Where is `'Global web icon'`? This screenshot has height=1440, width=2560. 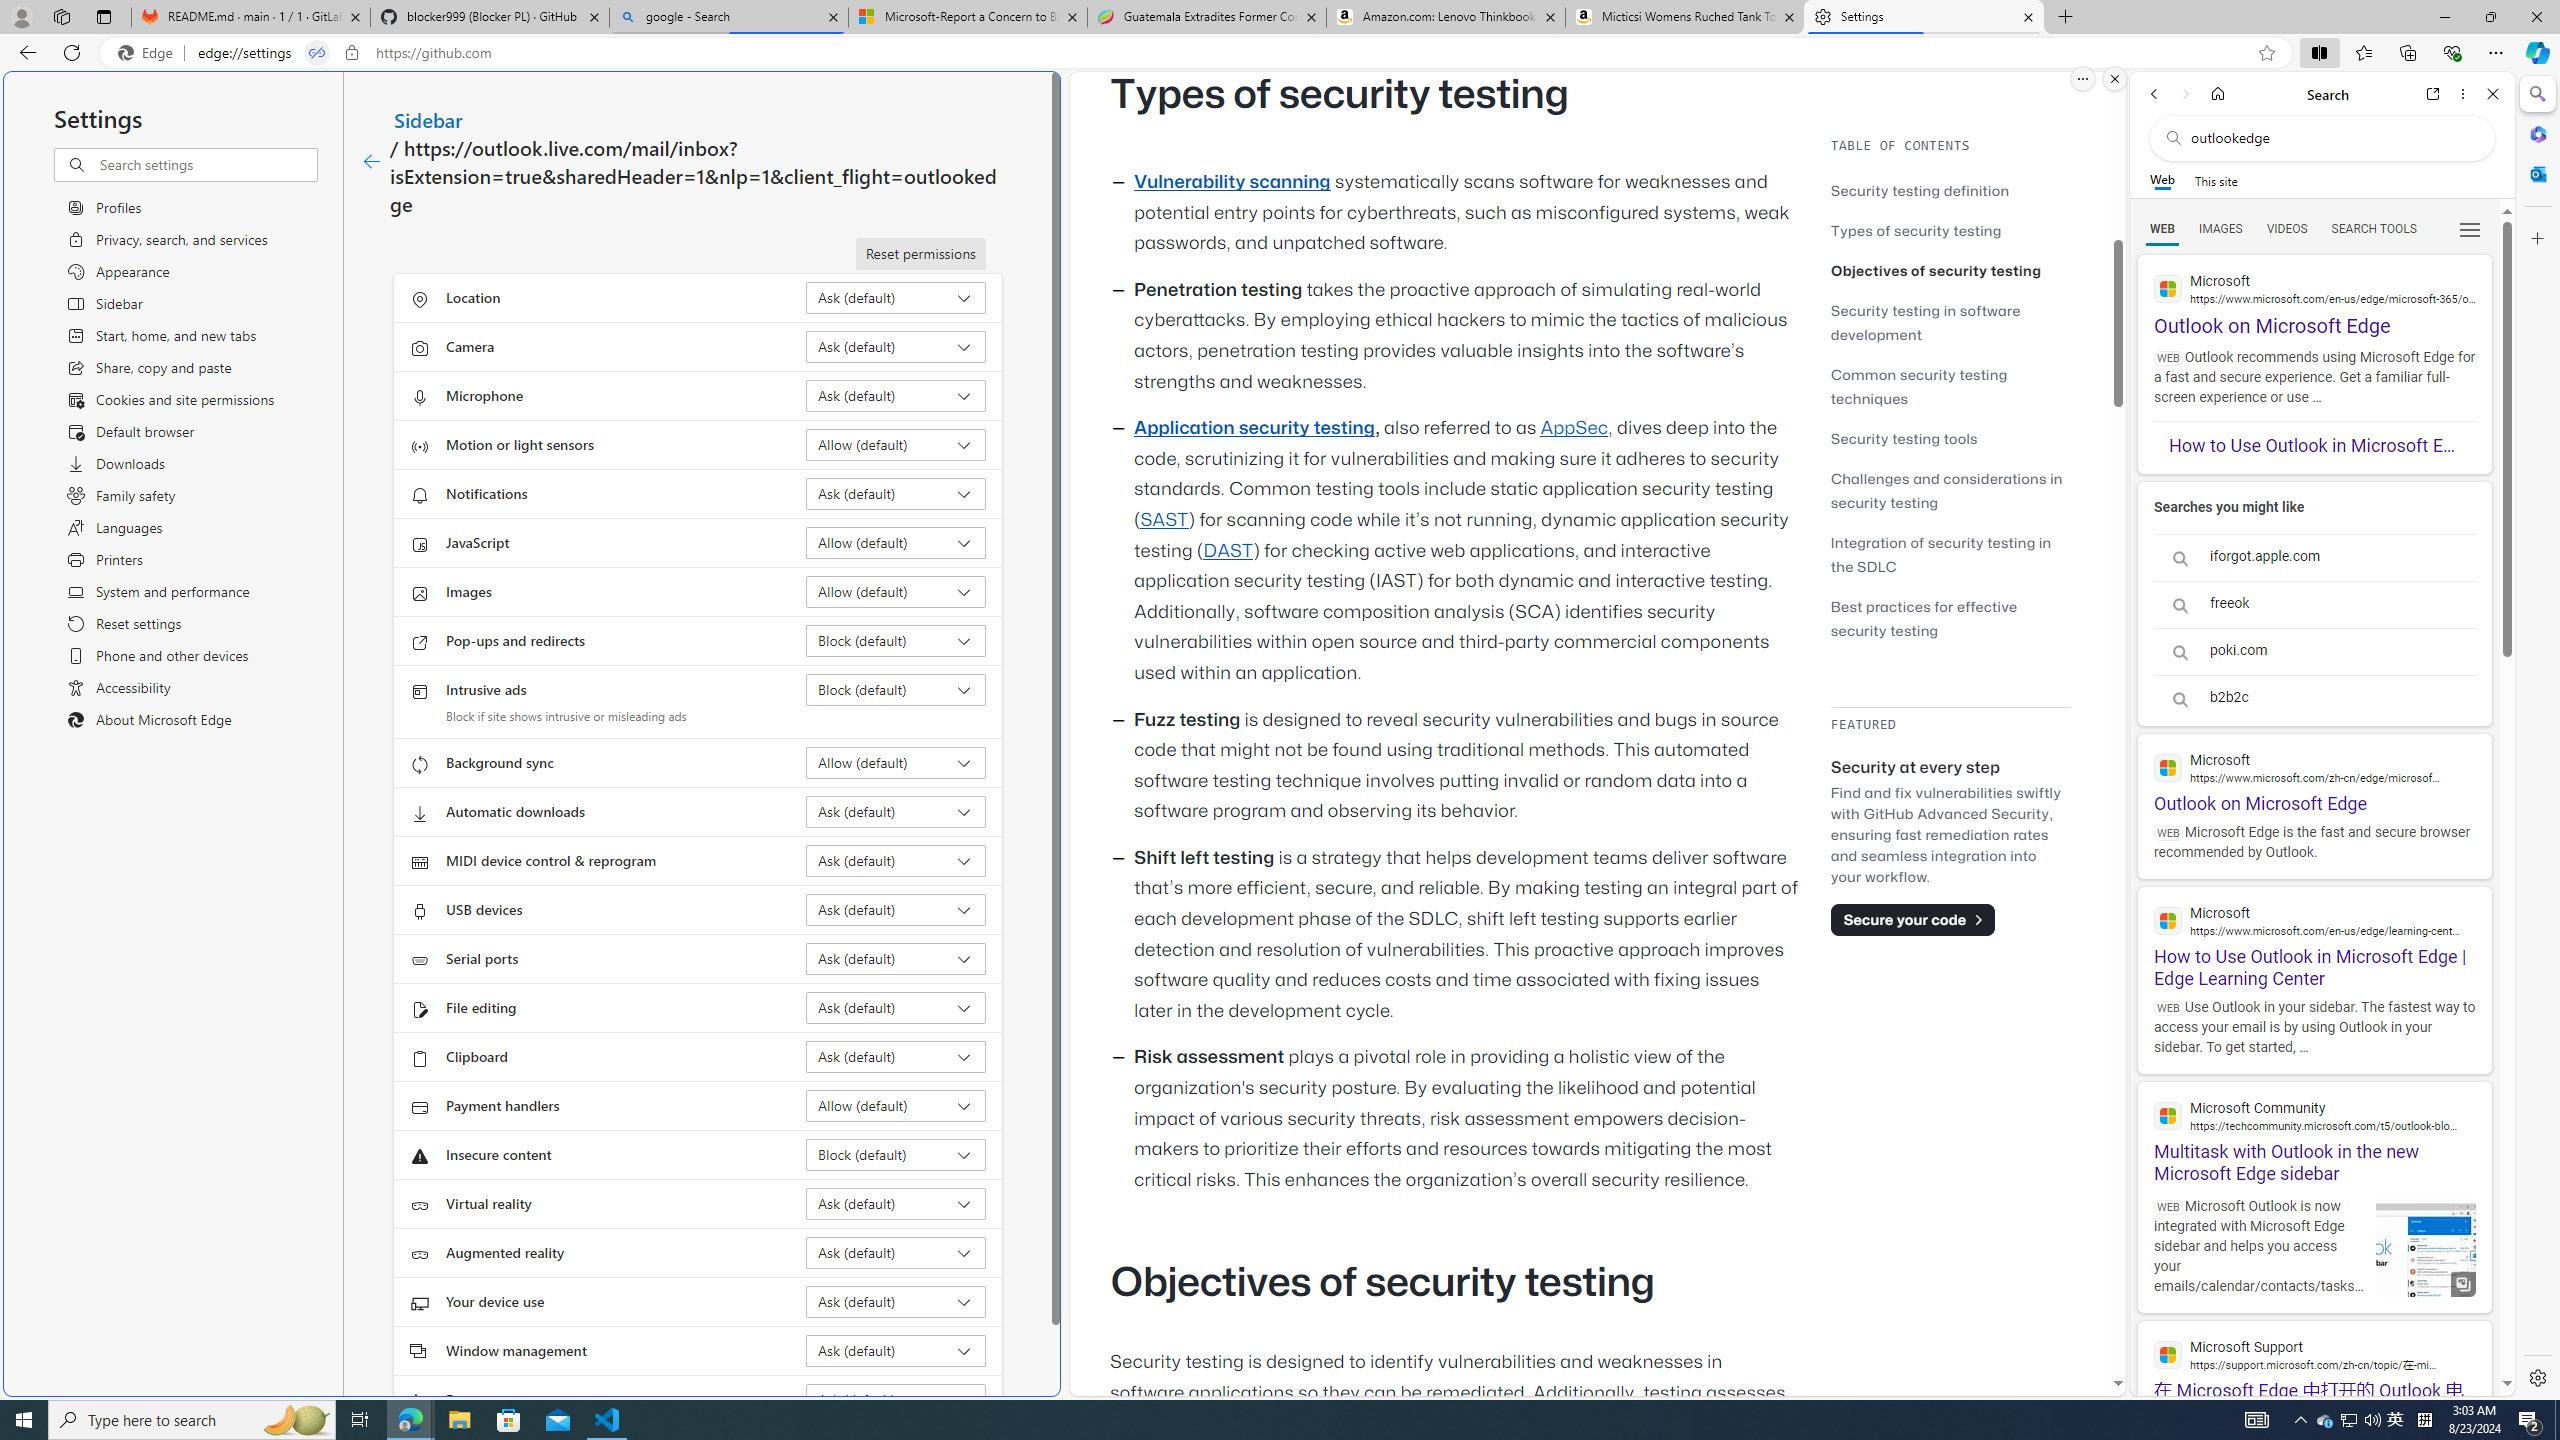 'Global web icon' is located at coordinates (2168, 1355).